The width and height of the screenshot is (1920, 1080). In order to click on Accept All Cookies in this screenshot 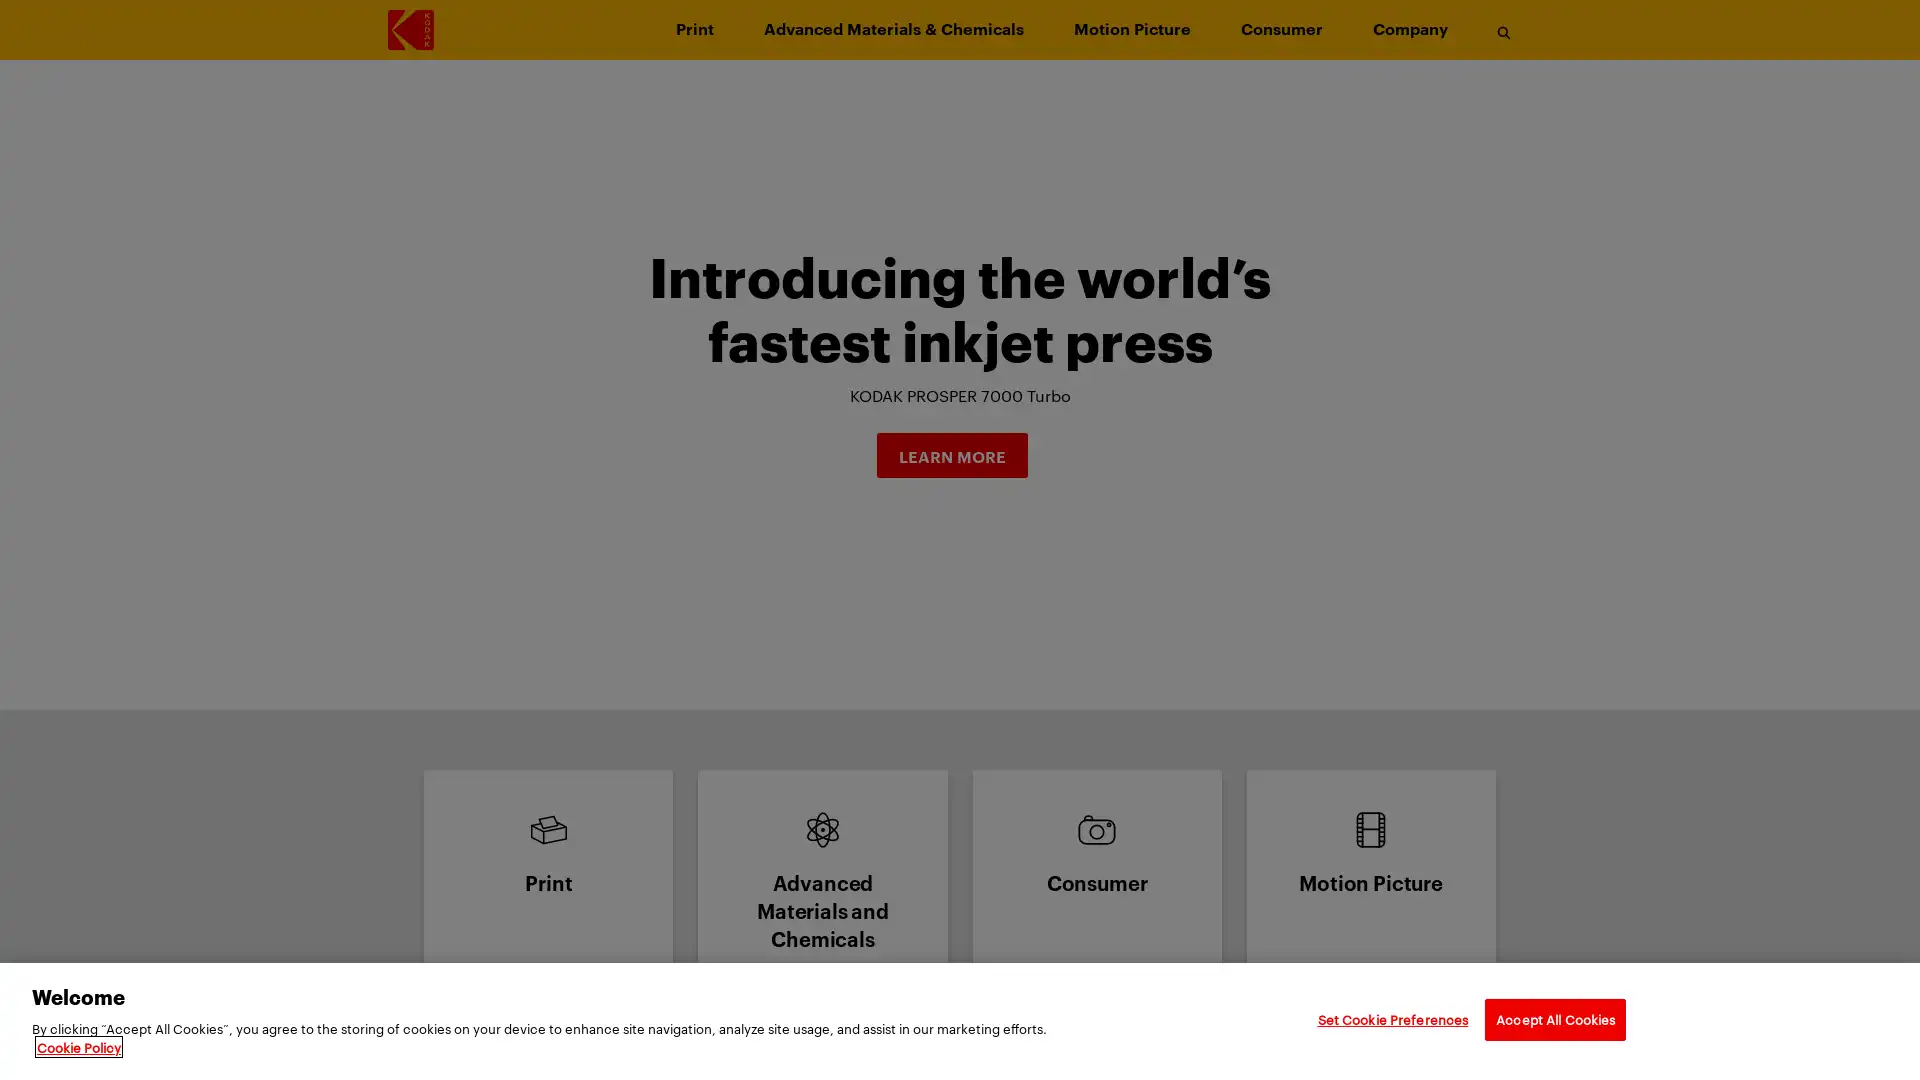, I will do `click(1554, 1019)`.